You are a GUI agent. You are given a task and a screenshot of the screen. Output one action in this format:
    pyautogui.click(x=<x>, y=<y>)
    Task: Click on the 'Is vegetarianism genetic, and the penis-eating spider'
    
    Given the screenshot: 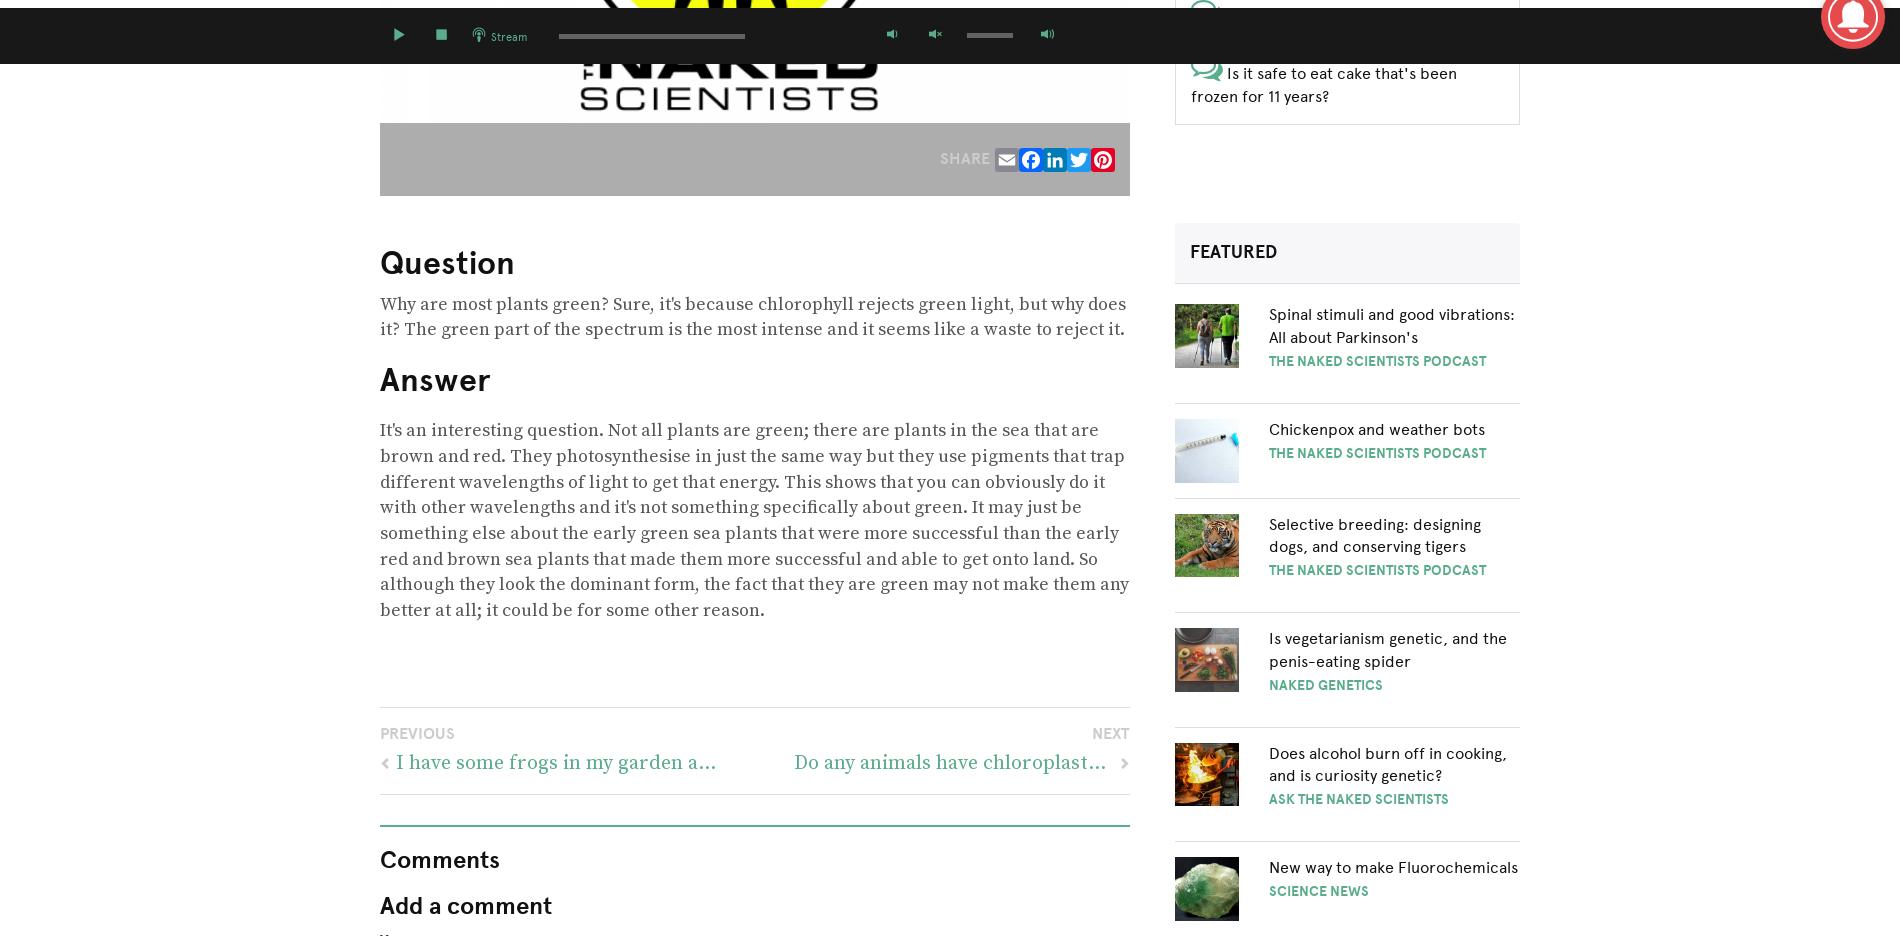 What is the action you would take?
    pyautogui.click(x=1386, y=648)
    